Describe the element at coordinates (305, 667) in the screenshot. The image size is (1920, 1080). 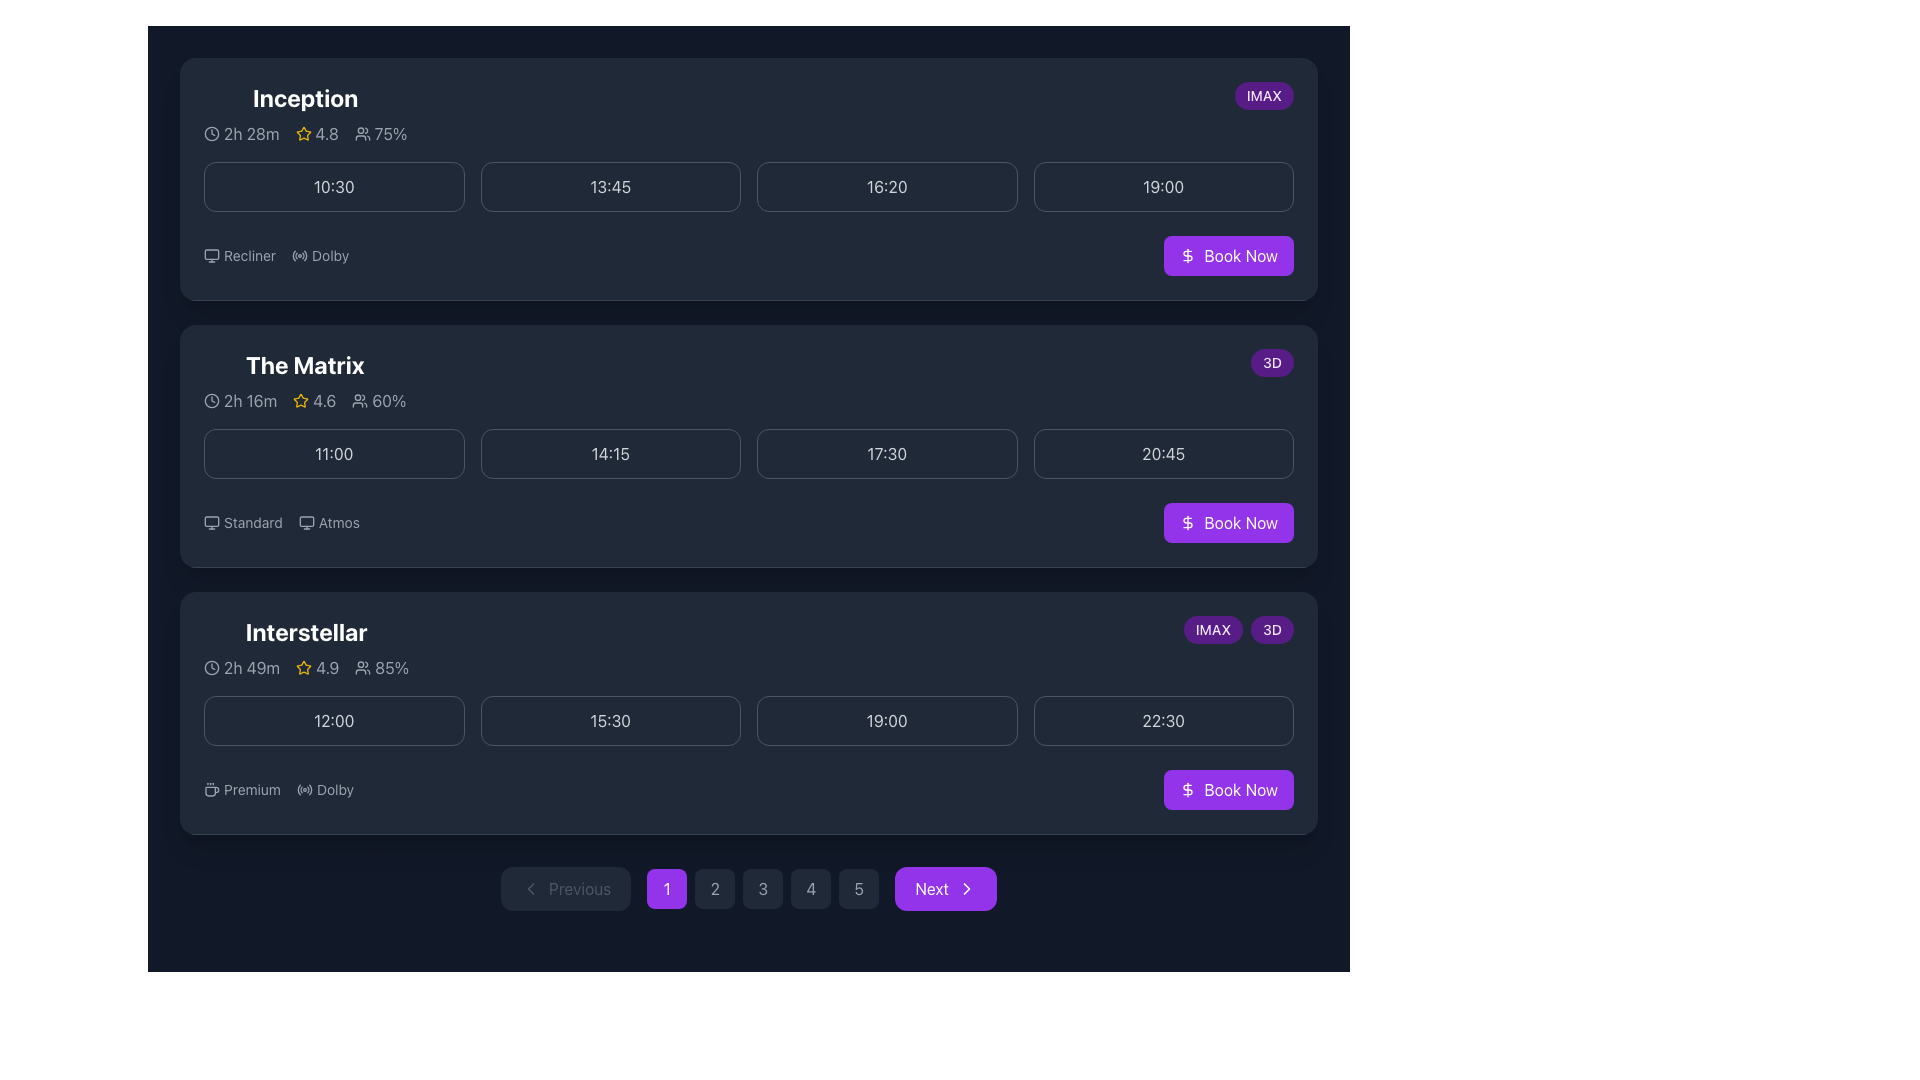
I see `the movie rating icon located between the clock icon and the rating number text '4.9' under the 'Interstellar' movie section` at that location.